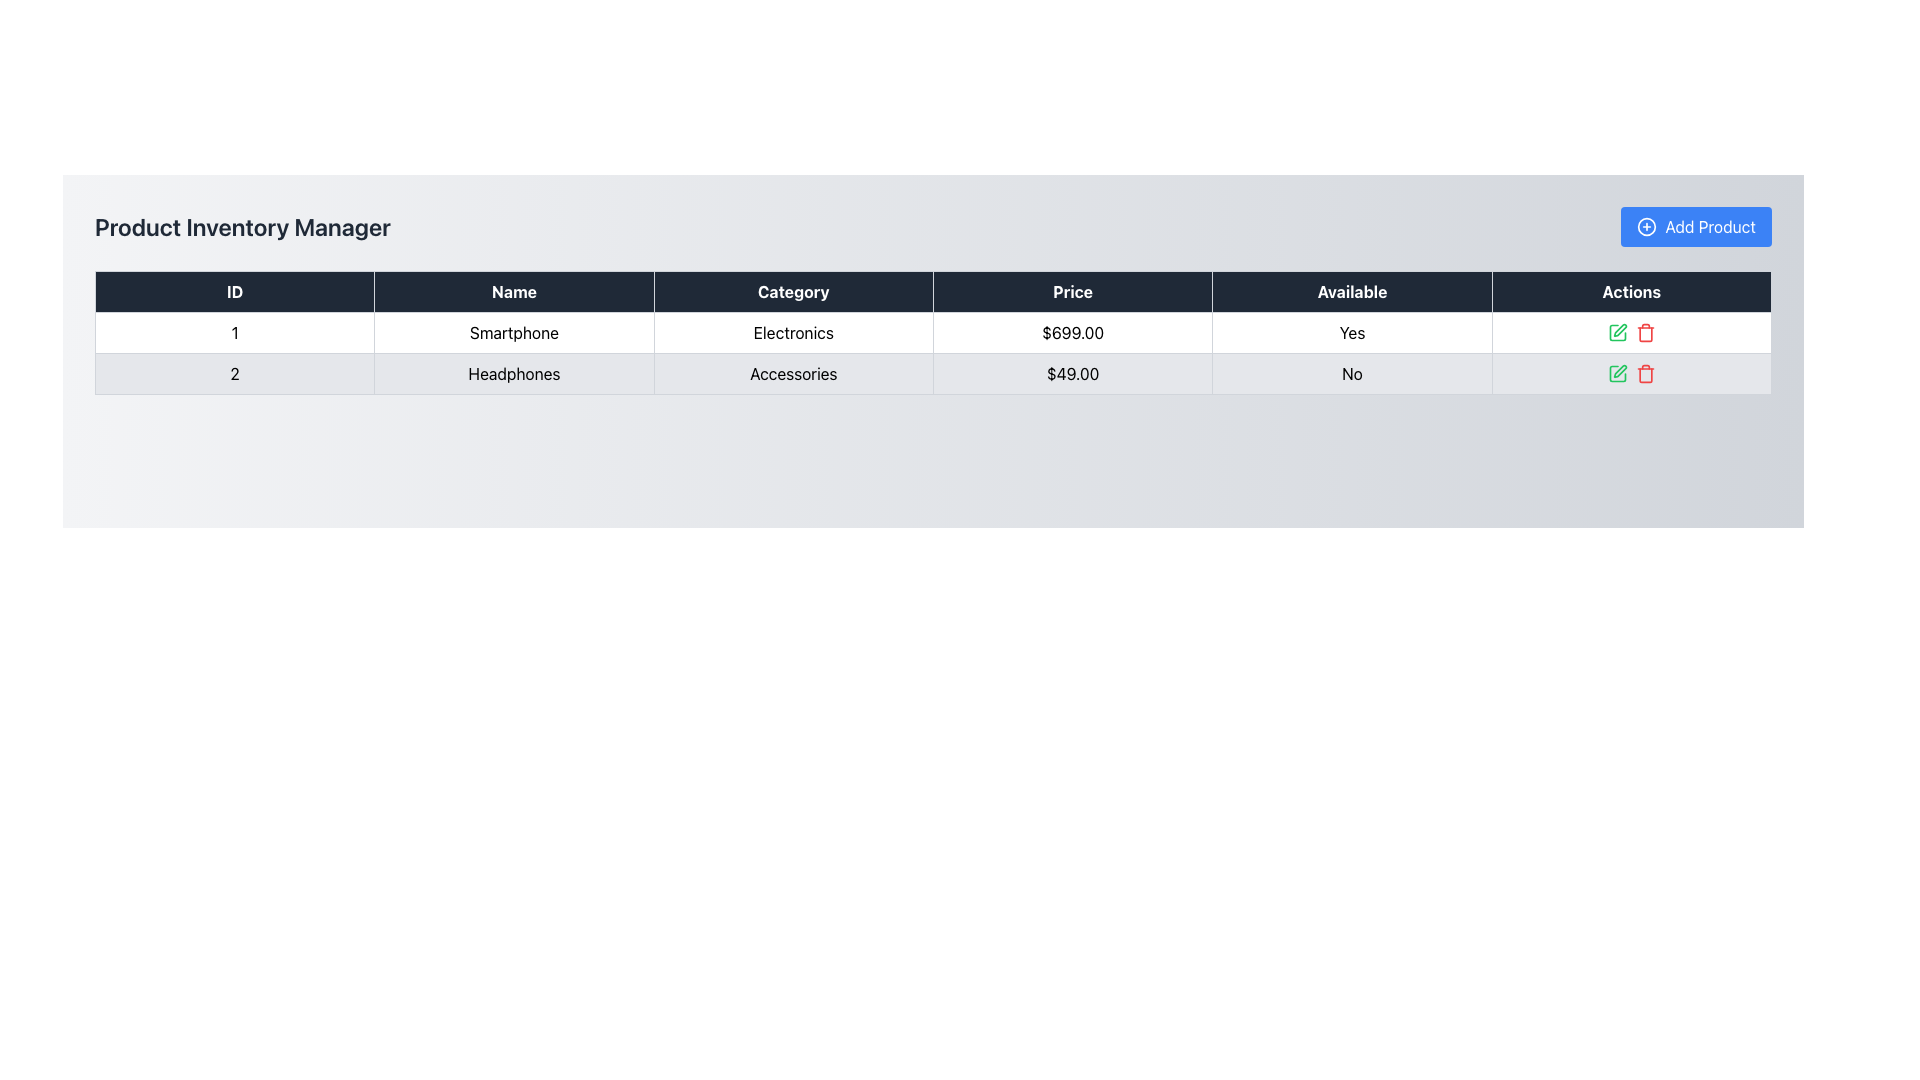 Image resolution: width=1920 pixels, height=1080 pixels. Describe the element at coordinates (1352, 292) in the screenshot. I see `text from the Table Header Cell labeled 'Available', which is styled with a dark background and white text, located as the fifth column in the header row of the table` at that location.